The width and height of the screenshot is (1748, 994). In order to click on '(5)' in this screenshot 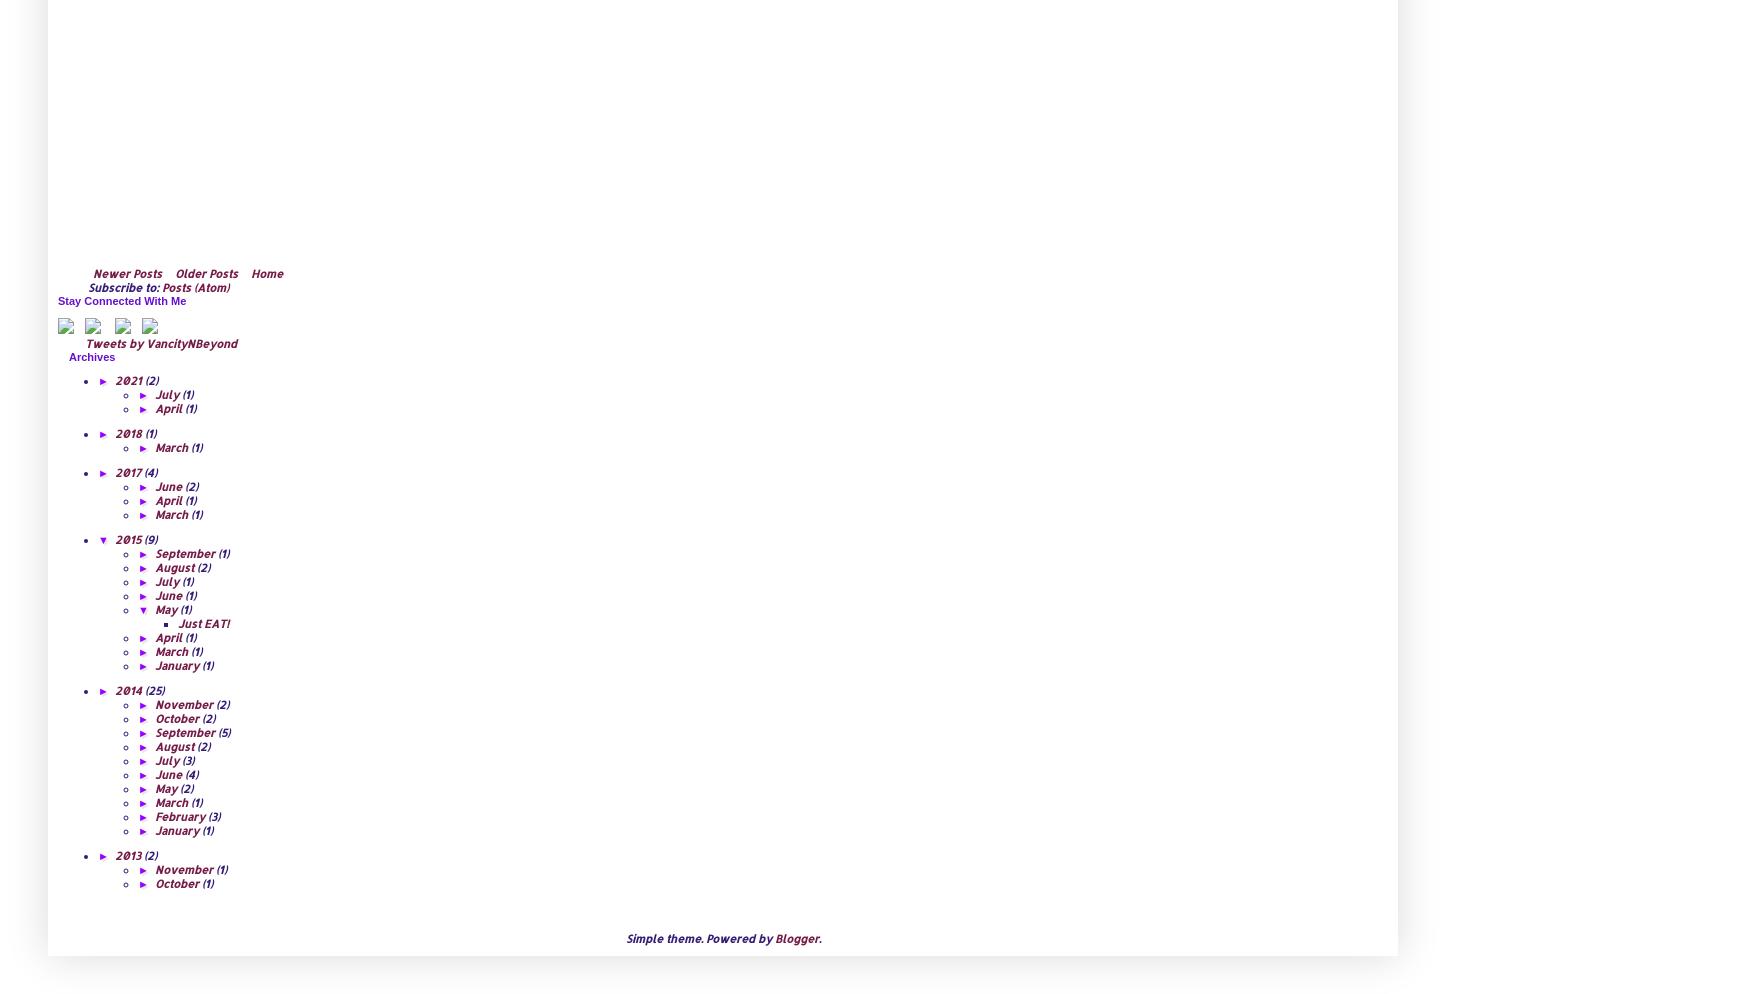, I will do `click(223, 731)`.